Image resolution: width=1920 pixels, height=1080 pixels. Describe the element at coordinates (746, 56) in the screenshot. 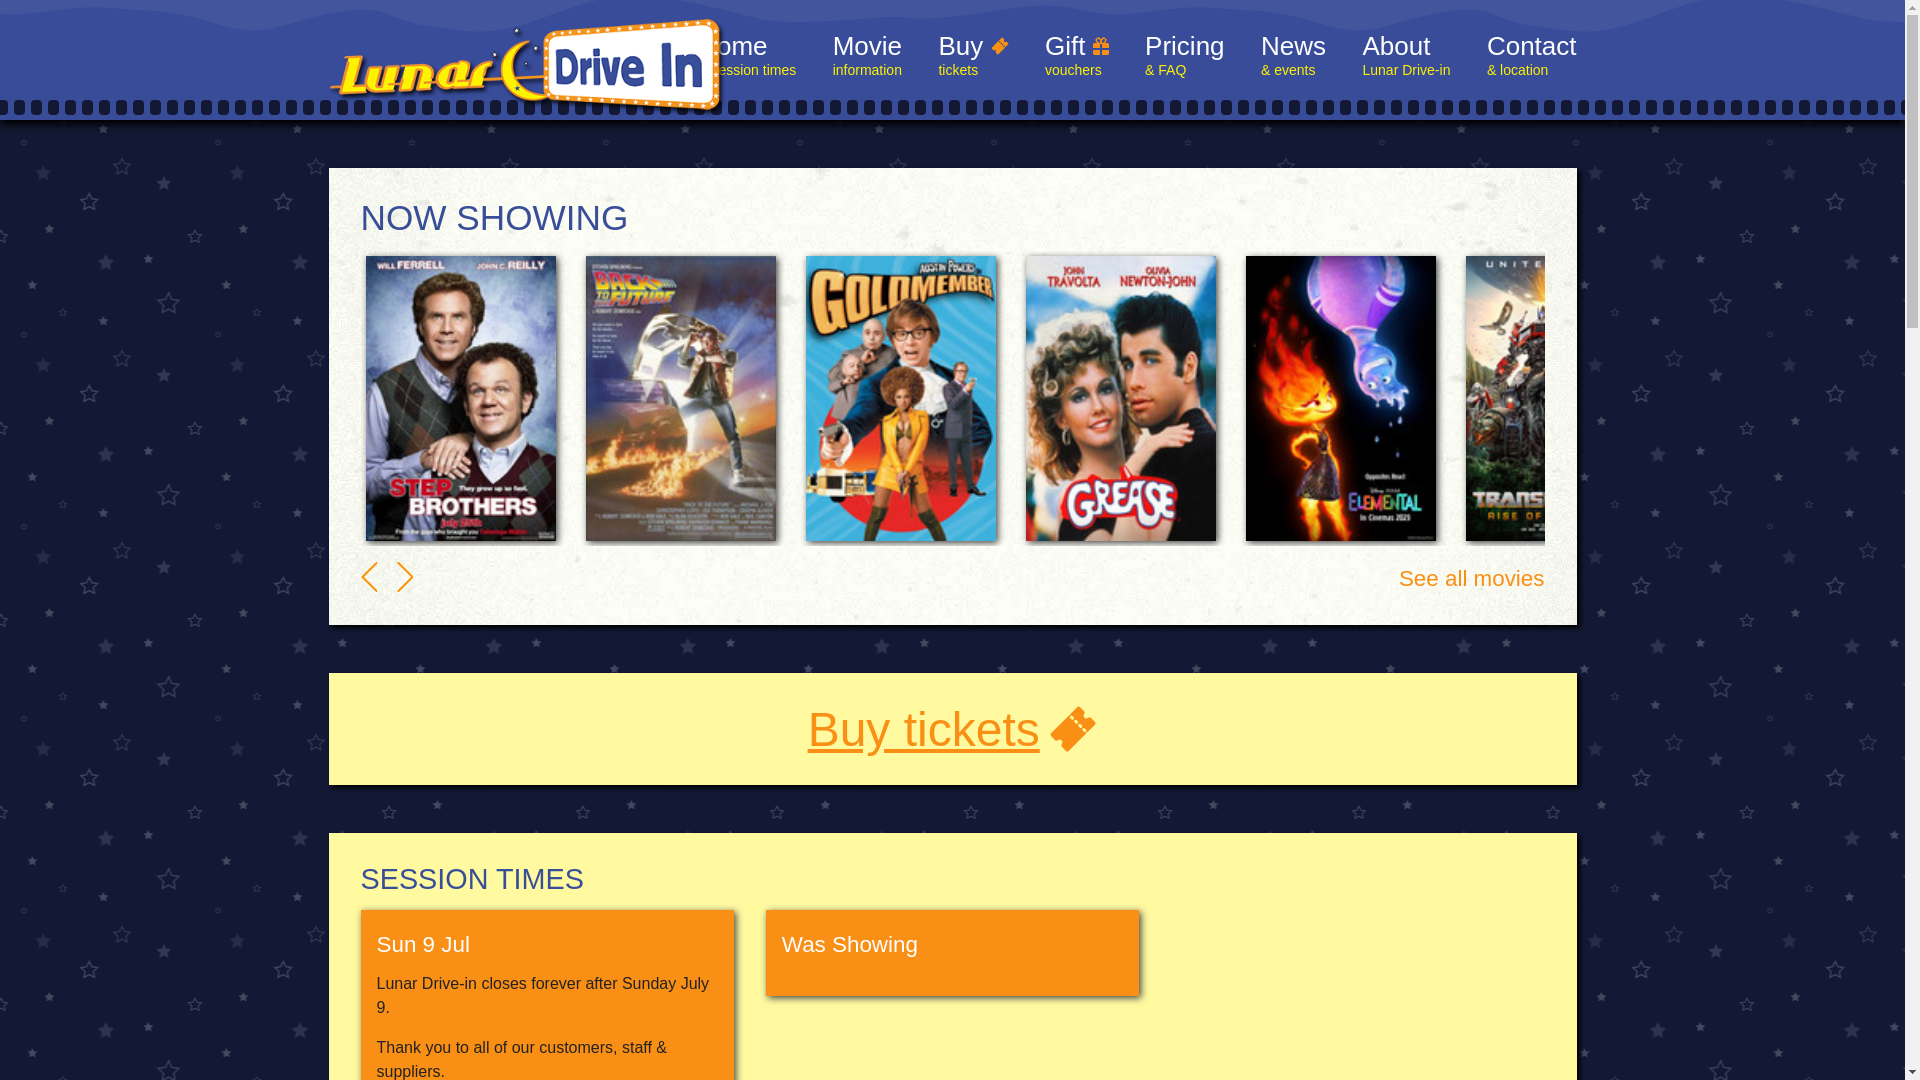

I see `'Home` at that location.